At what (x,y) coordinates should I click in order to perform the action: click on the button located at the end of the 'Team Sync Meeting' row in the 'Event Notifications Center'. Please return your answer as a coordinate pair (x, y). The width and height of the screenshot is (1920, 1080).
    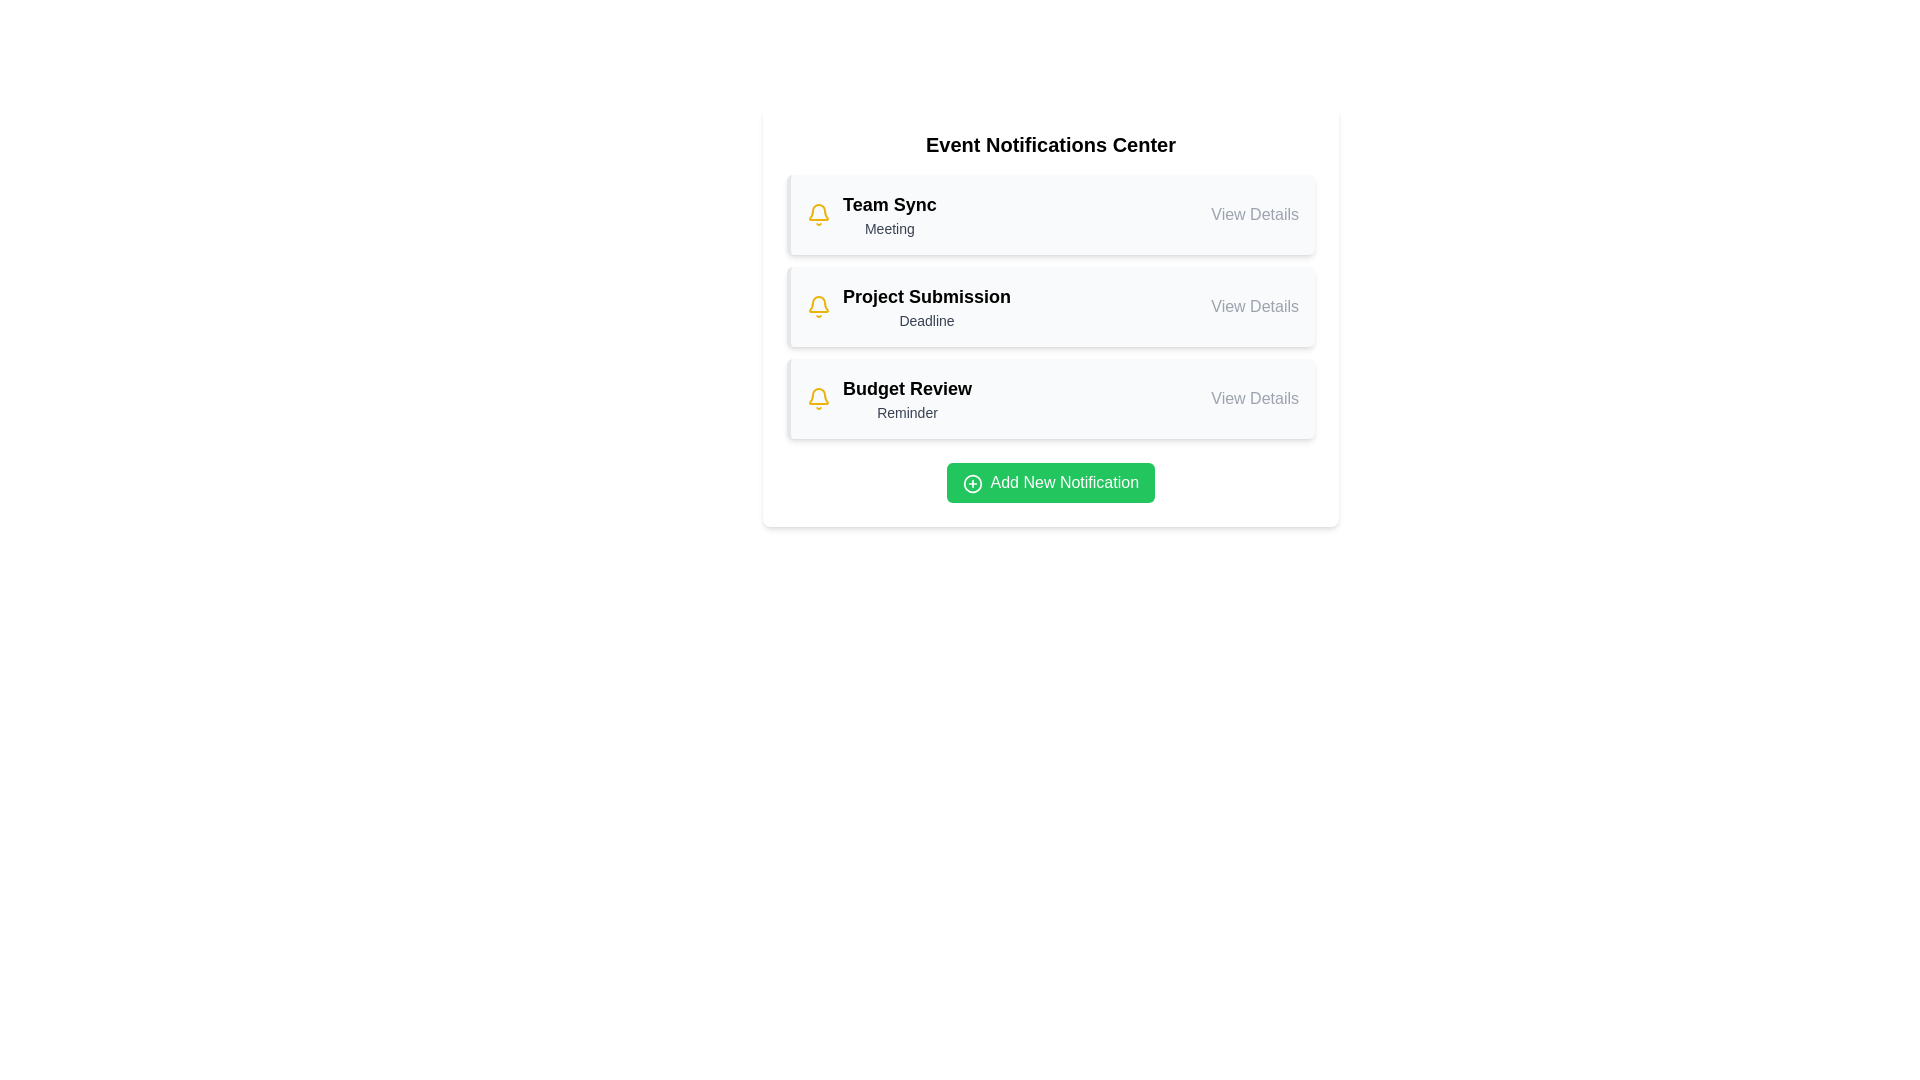
    Looking at the image, I should click on (1254, 215).